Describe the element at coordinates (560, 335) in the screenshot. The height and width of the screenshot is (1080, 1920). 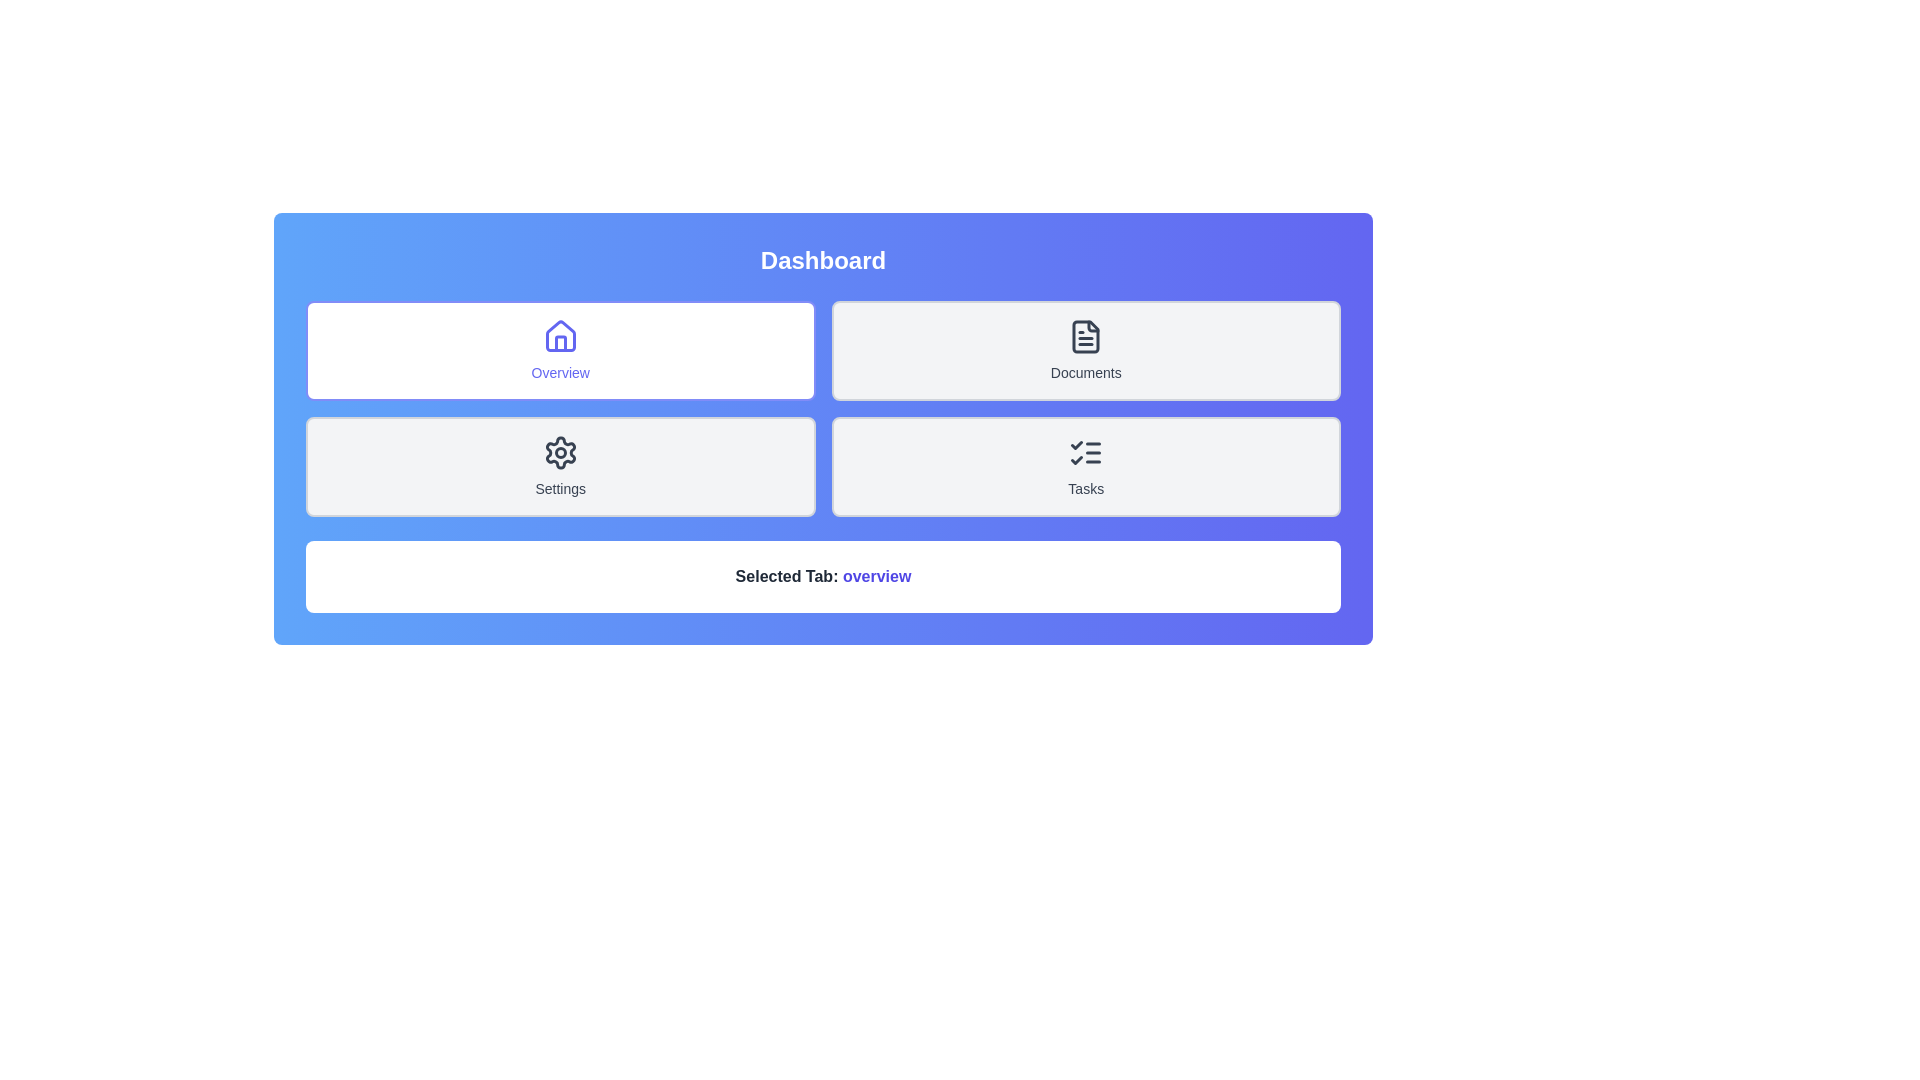
I see `the 'Overview' icon located in the top-left section of the dashboard interface` at that location.